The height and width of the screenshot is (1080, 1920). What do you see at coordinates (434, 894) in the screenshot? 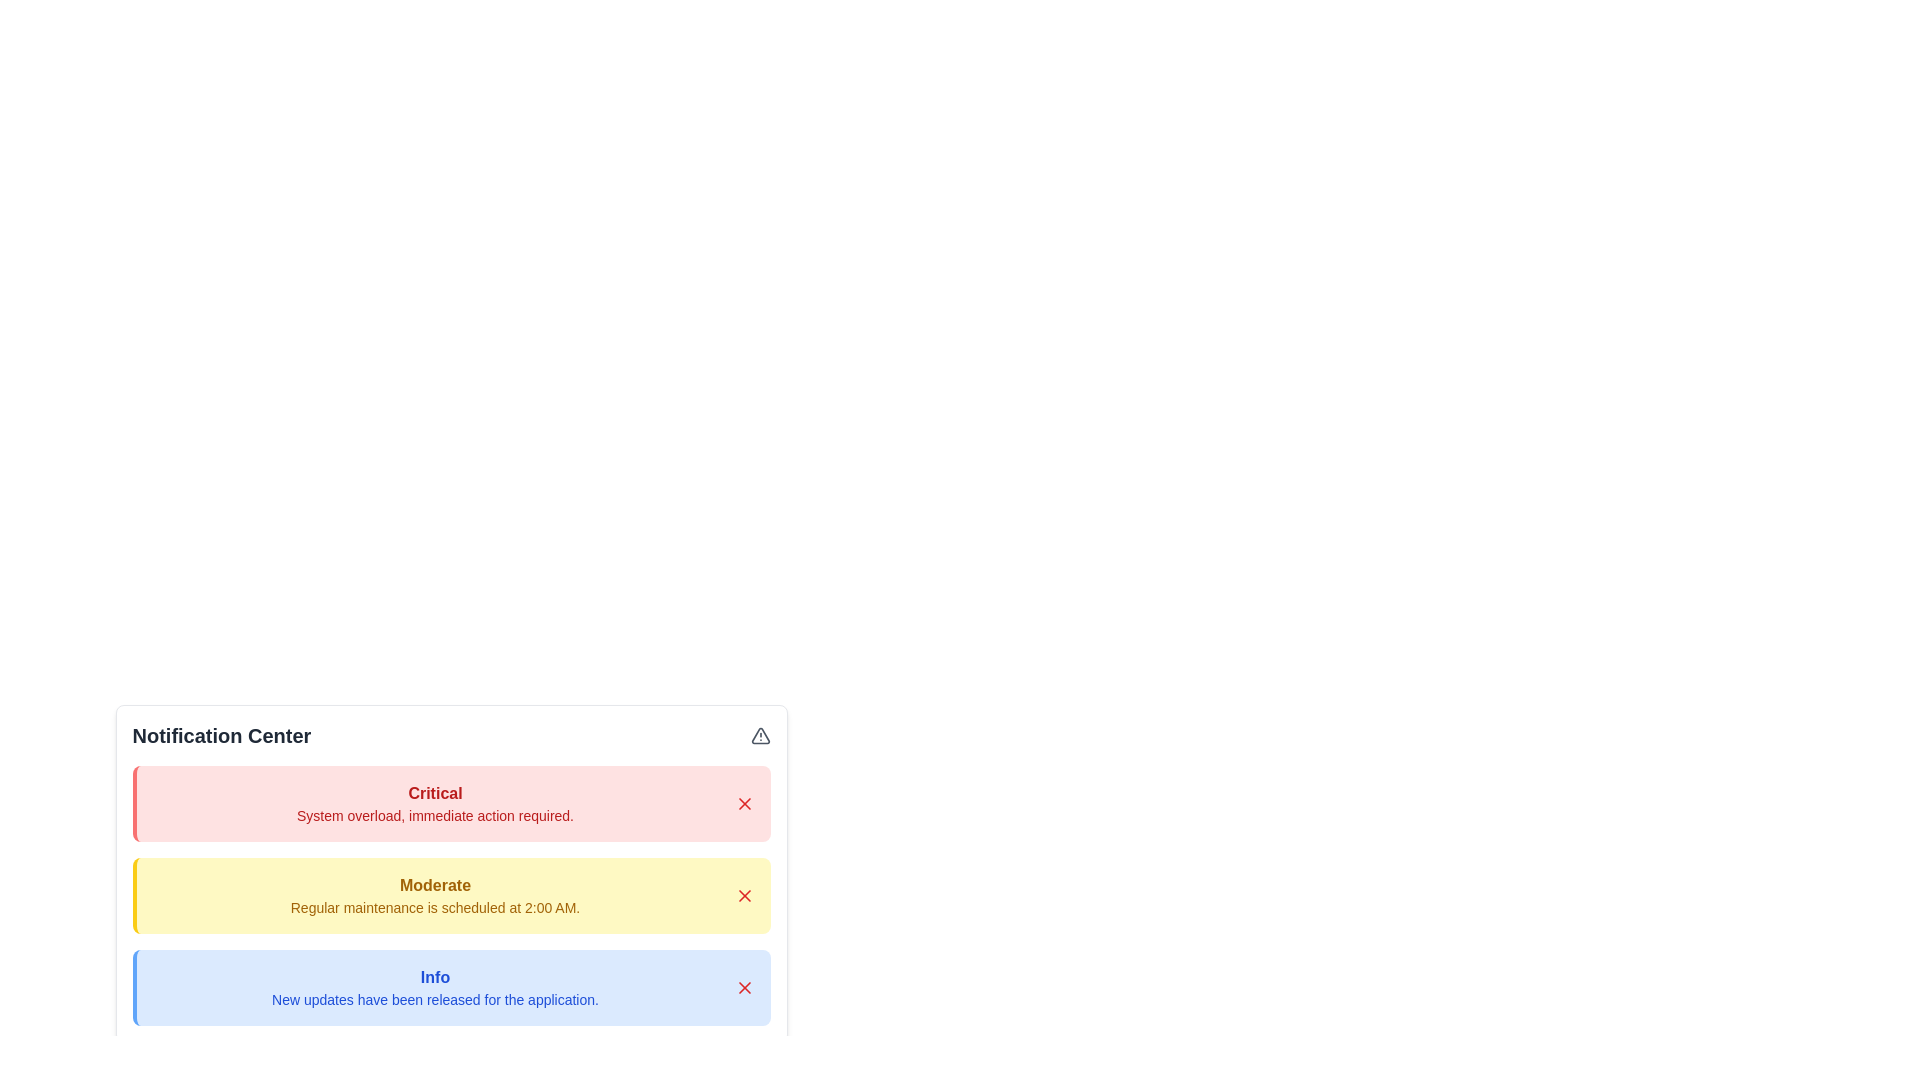
I see `the notification with level Moderate to view its details` at bounding box center [434, 894].